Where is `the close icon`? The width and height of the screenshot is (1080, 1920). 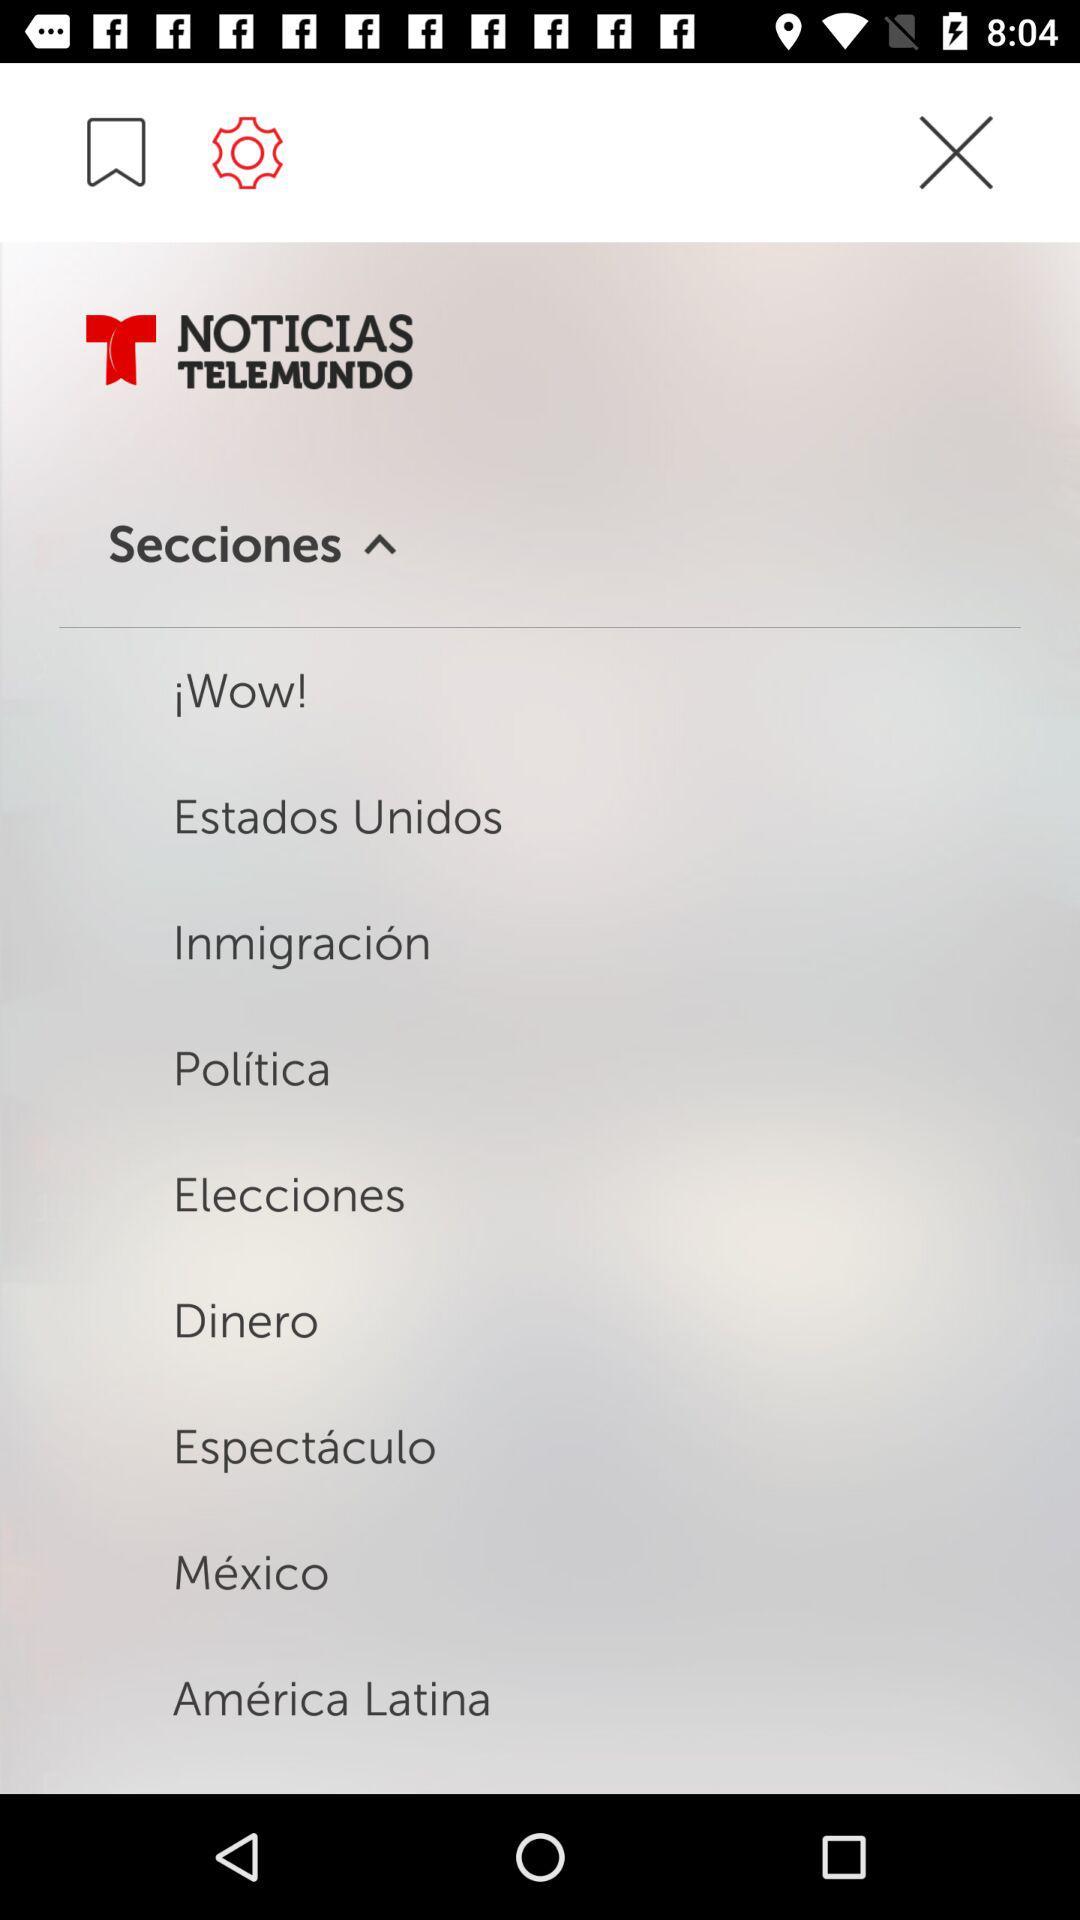
the close icon is located at coordinates (955, 188).